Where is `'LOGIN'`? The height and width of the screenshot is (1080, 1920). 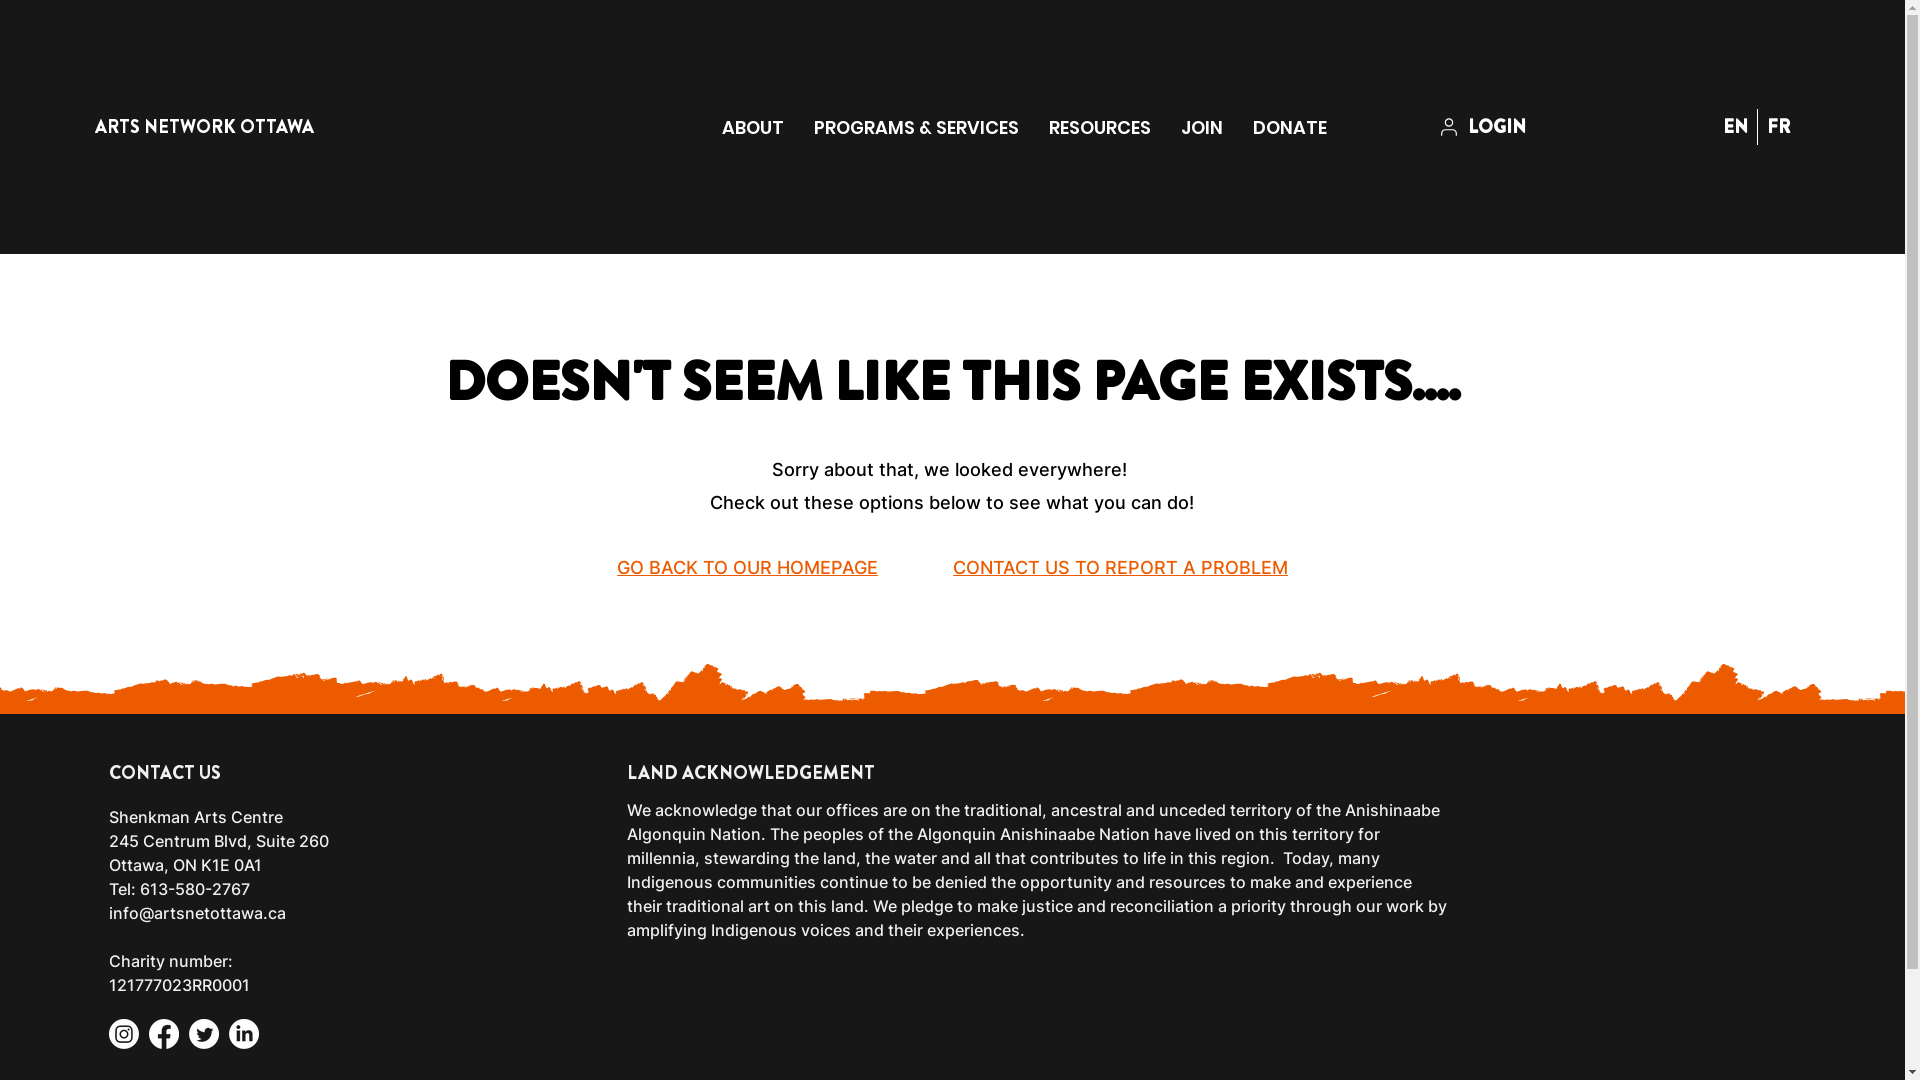 'LOGIN' is located at coordinates (1486, 126).